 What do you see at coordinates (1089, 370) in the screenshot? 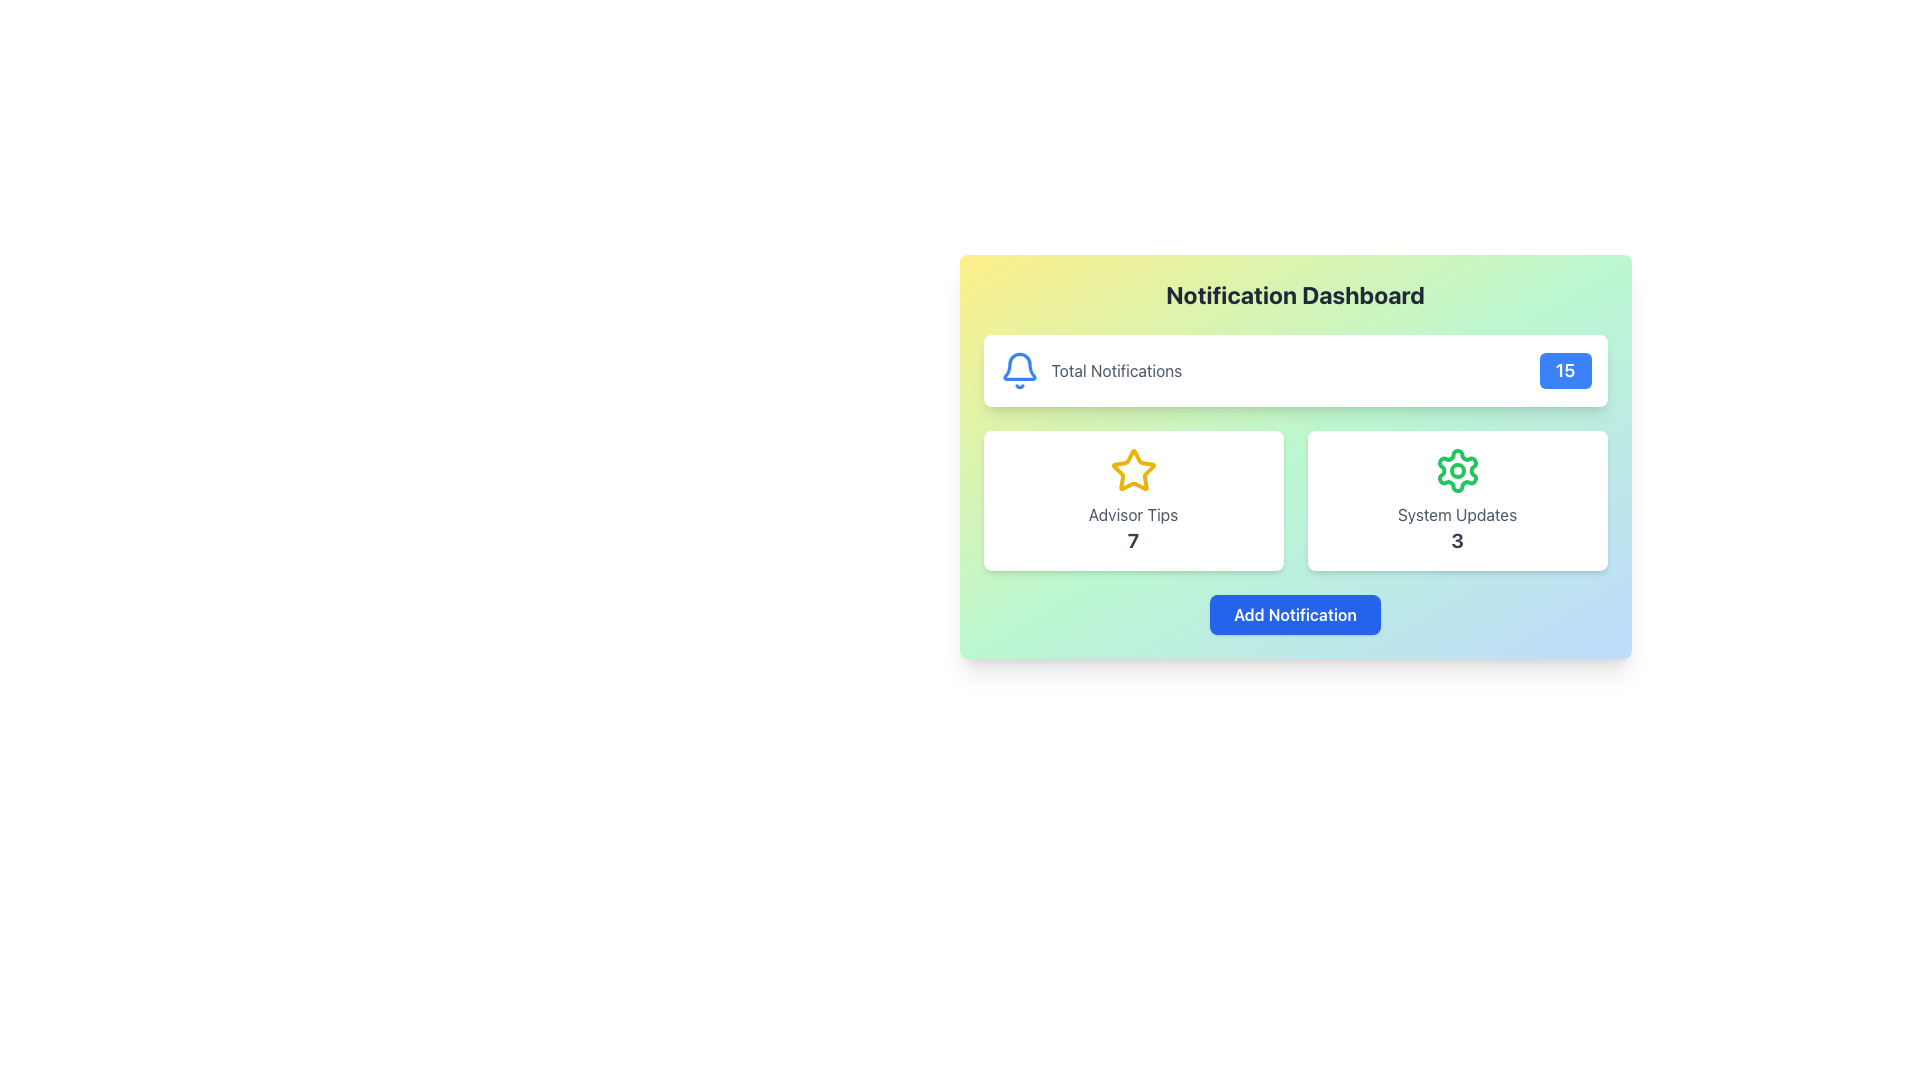
I see `the icon and text label indicating the total number of notifications on the dashboard` at bounding box center [1089, 370].